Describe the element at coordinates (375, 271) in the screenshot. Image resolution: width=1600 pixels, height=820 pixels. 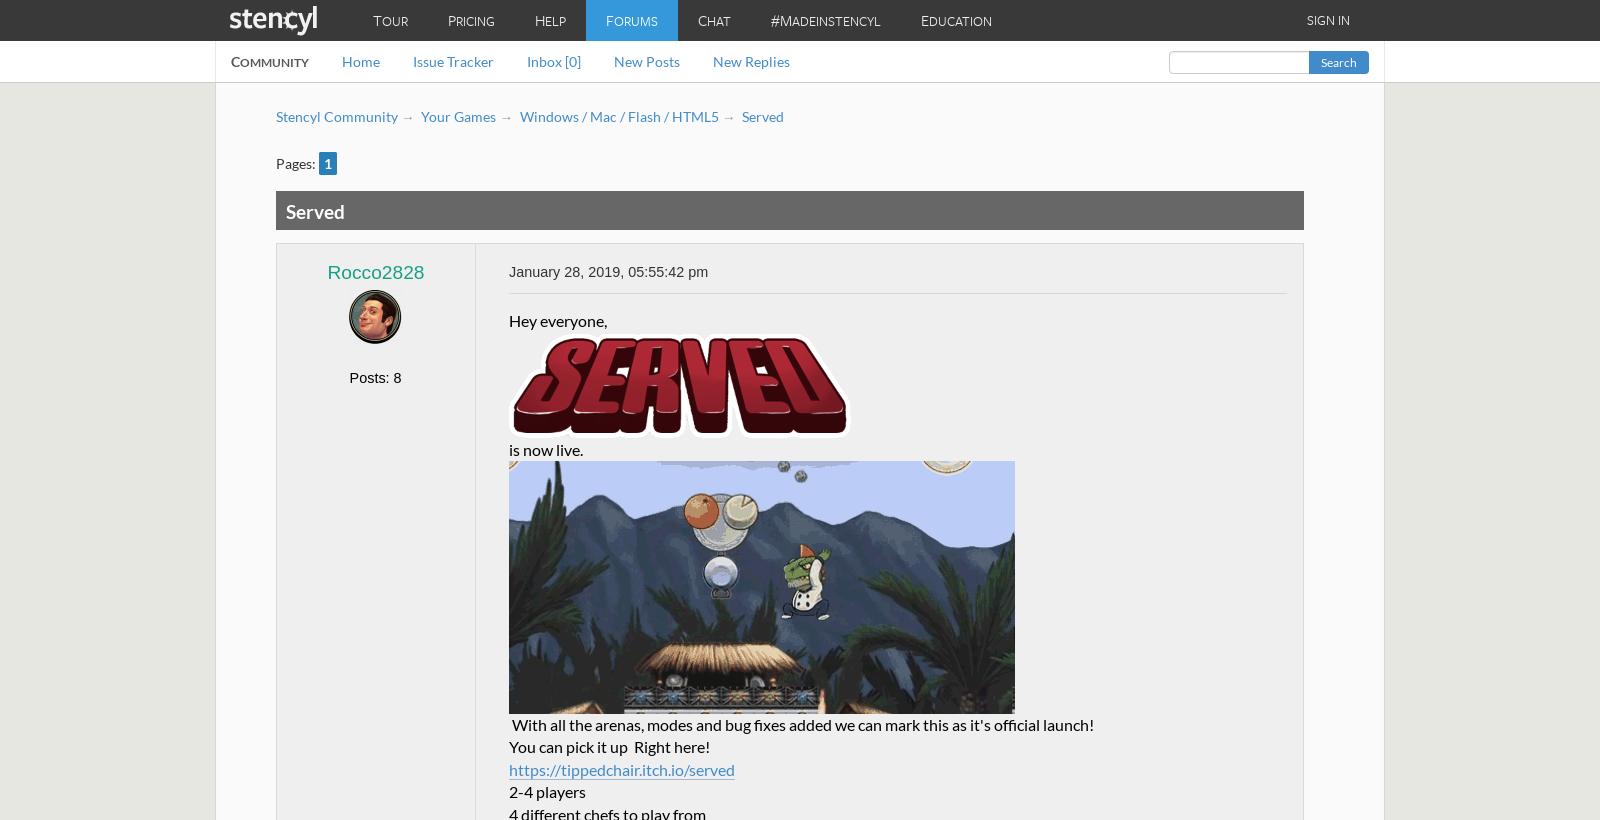
I see `'Rocco2828'` at that location.